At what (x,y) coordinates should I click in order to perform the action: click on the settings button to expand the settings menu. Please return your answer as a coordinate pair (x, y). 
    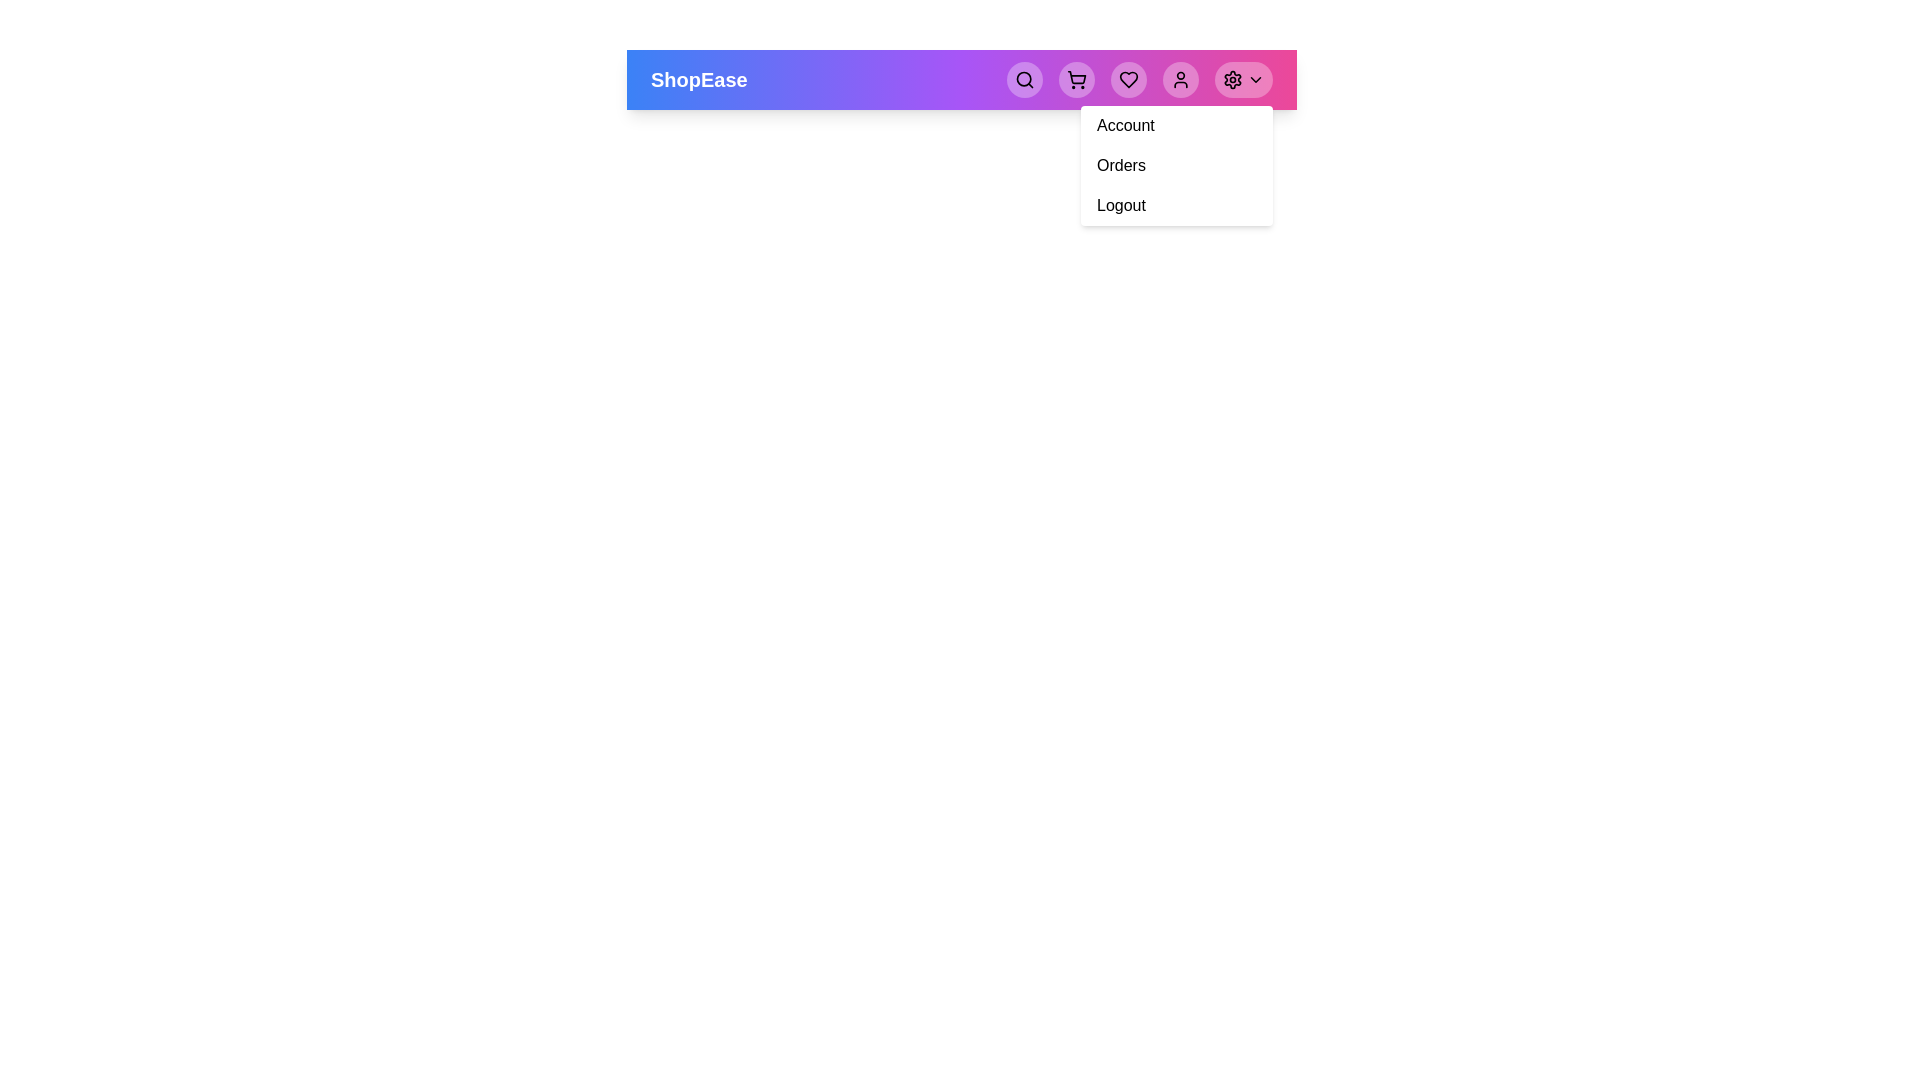
    Looking at the image, I should click on (1242, 79).